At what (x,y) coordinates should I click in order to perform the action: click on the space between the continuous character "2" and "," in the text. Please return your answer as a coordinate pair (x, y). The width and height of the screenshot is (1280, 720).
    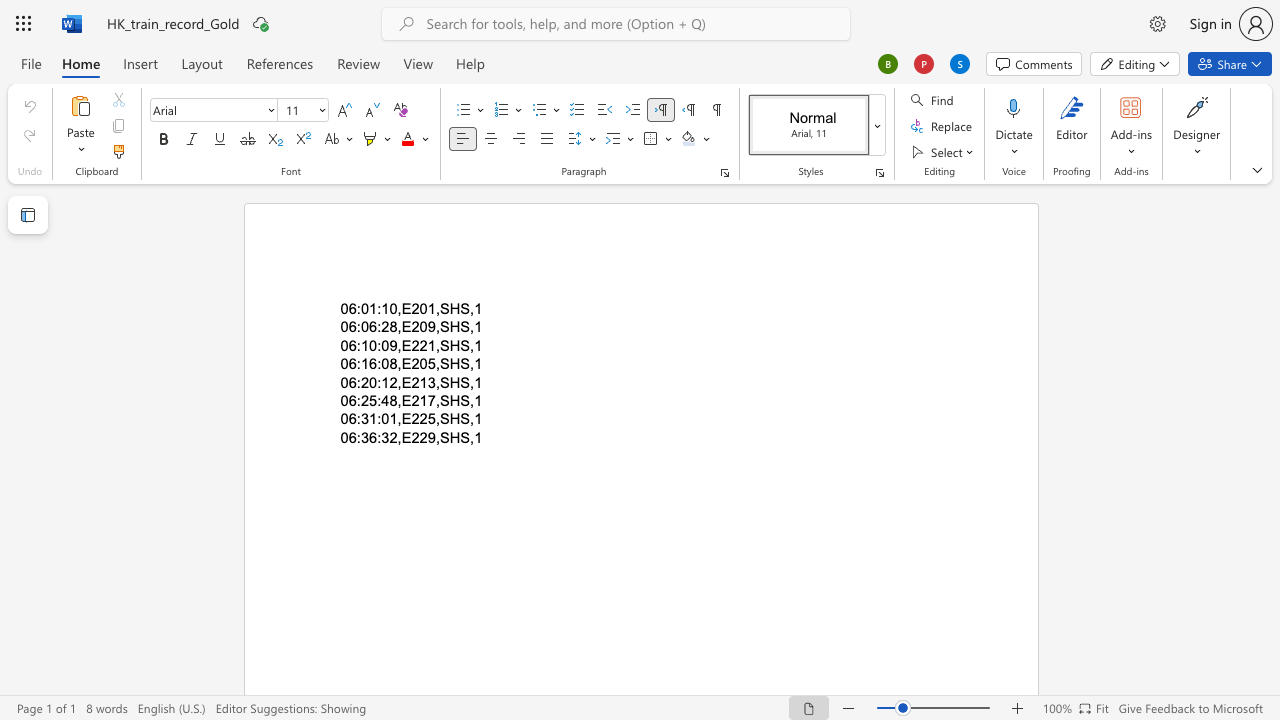
    Looking at the image, I should click on (396, 436).